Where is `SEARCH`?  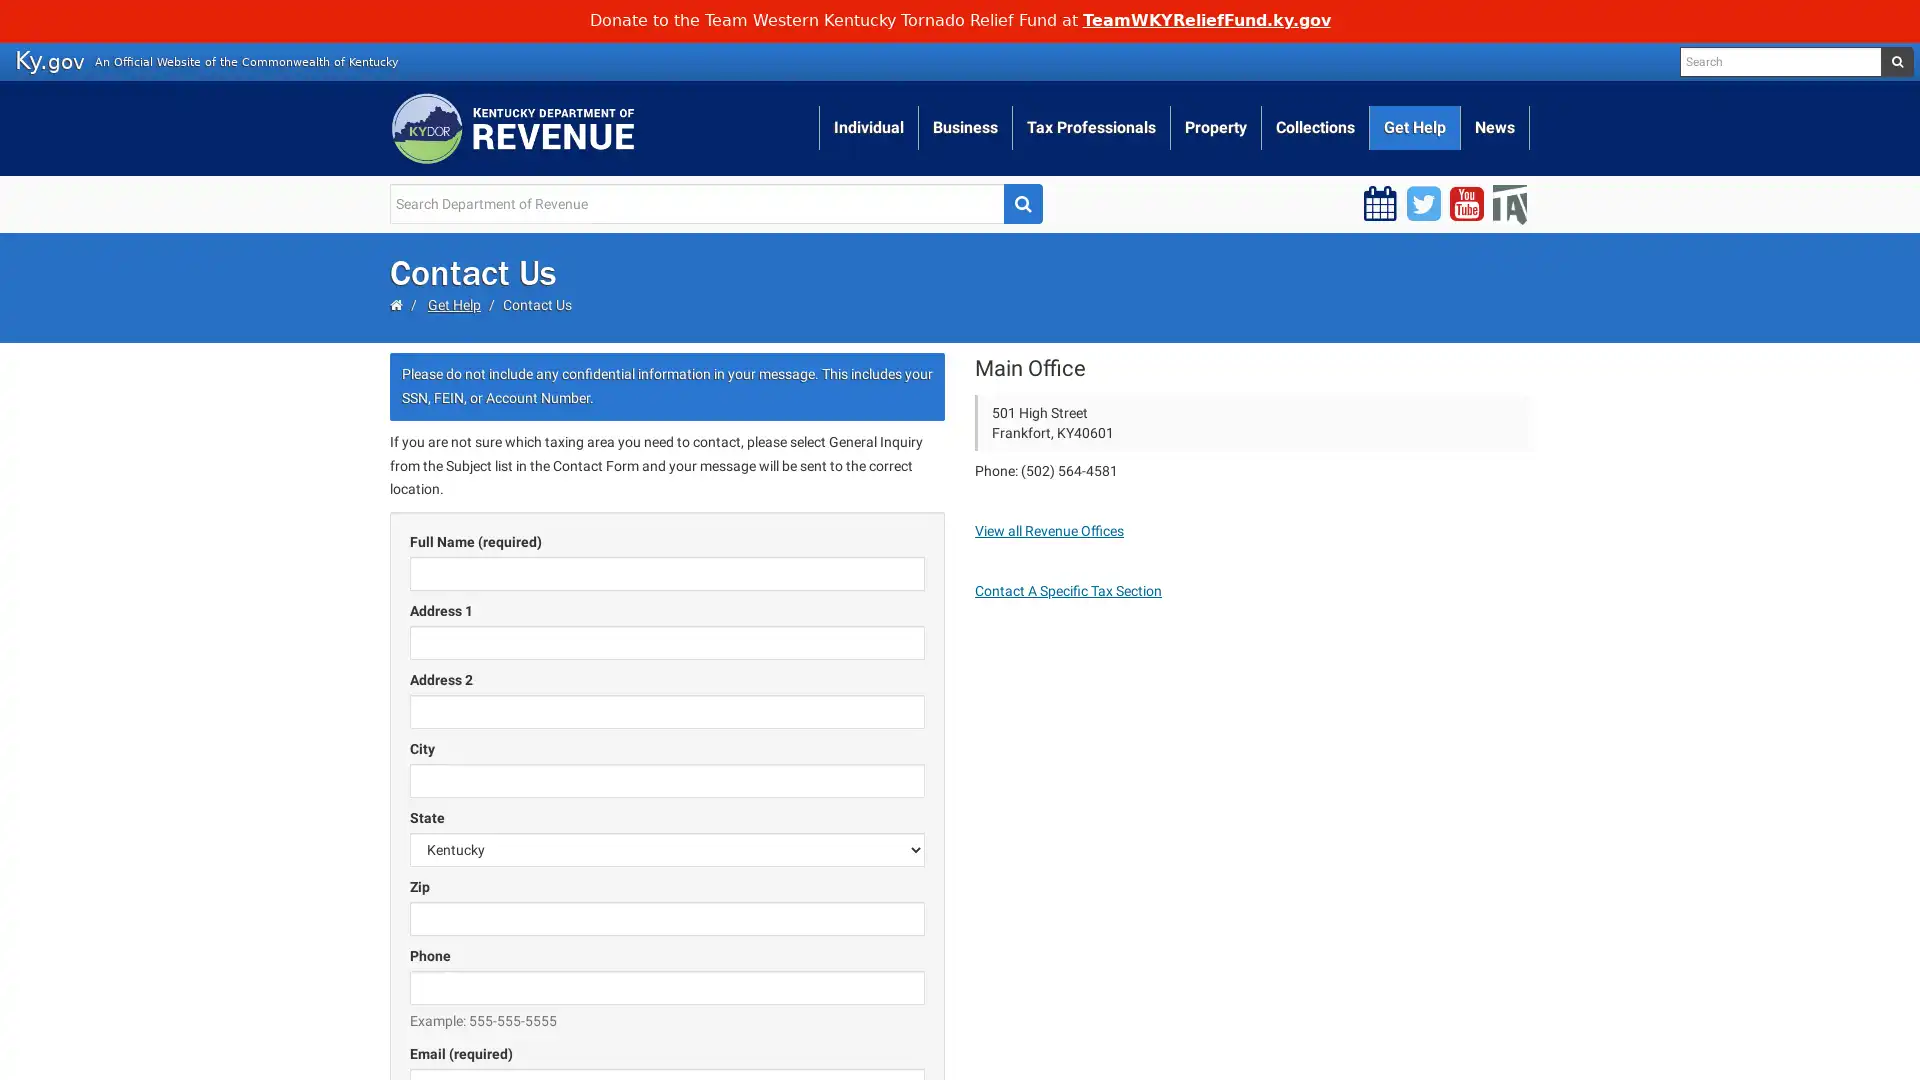
SEARCH is located at coordinates (1895, 60).